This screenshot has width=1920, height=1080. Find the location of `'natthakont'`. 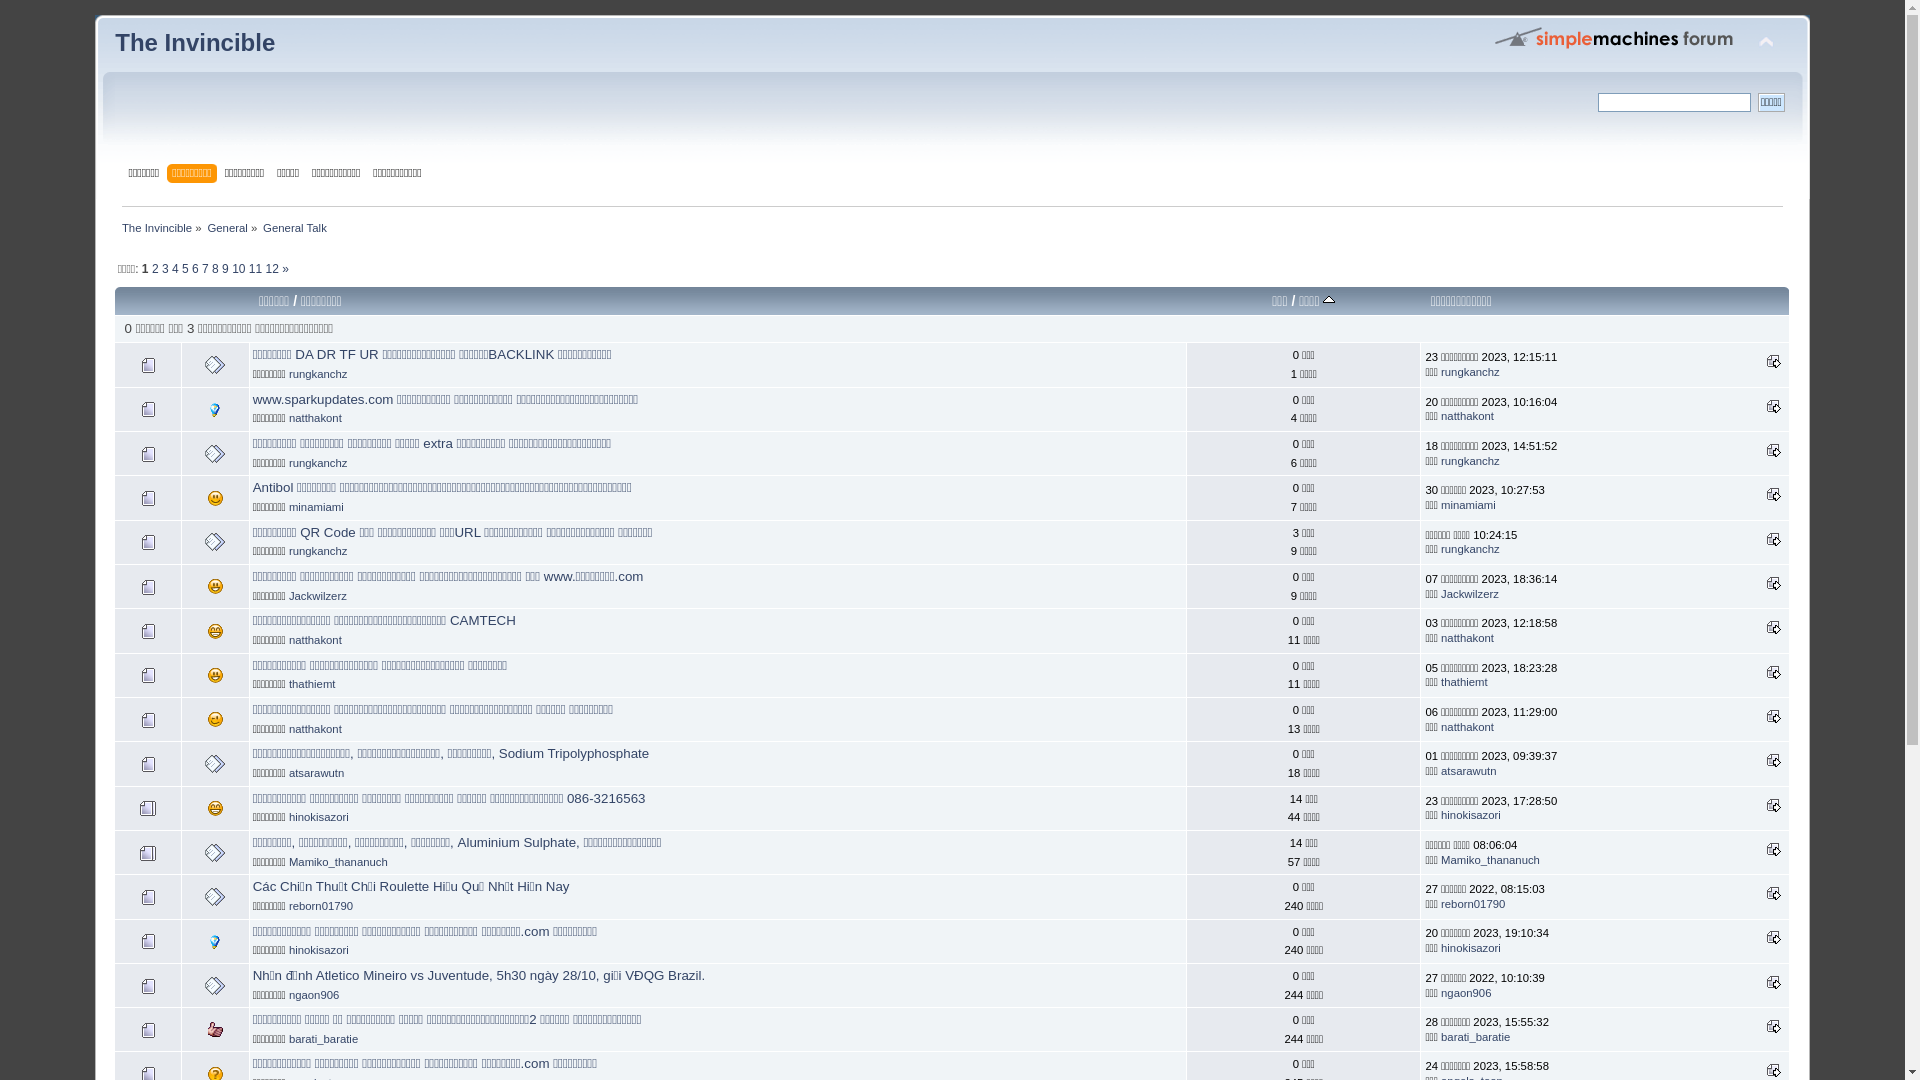

'natthakont' is located at coordinates (1440, 637).